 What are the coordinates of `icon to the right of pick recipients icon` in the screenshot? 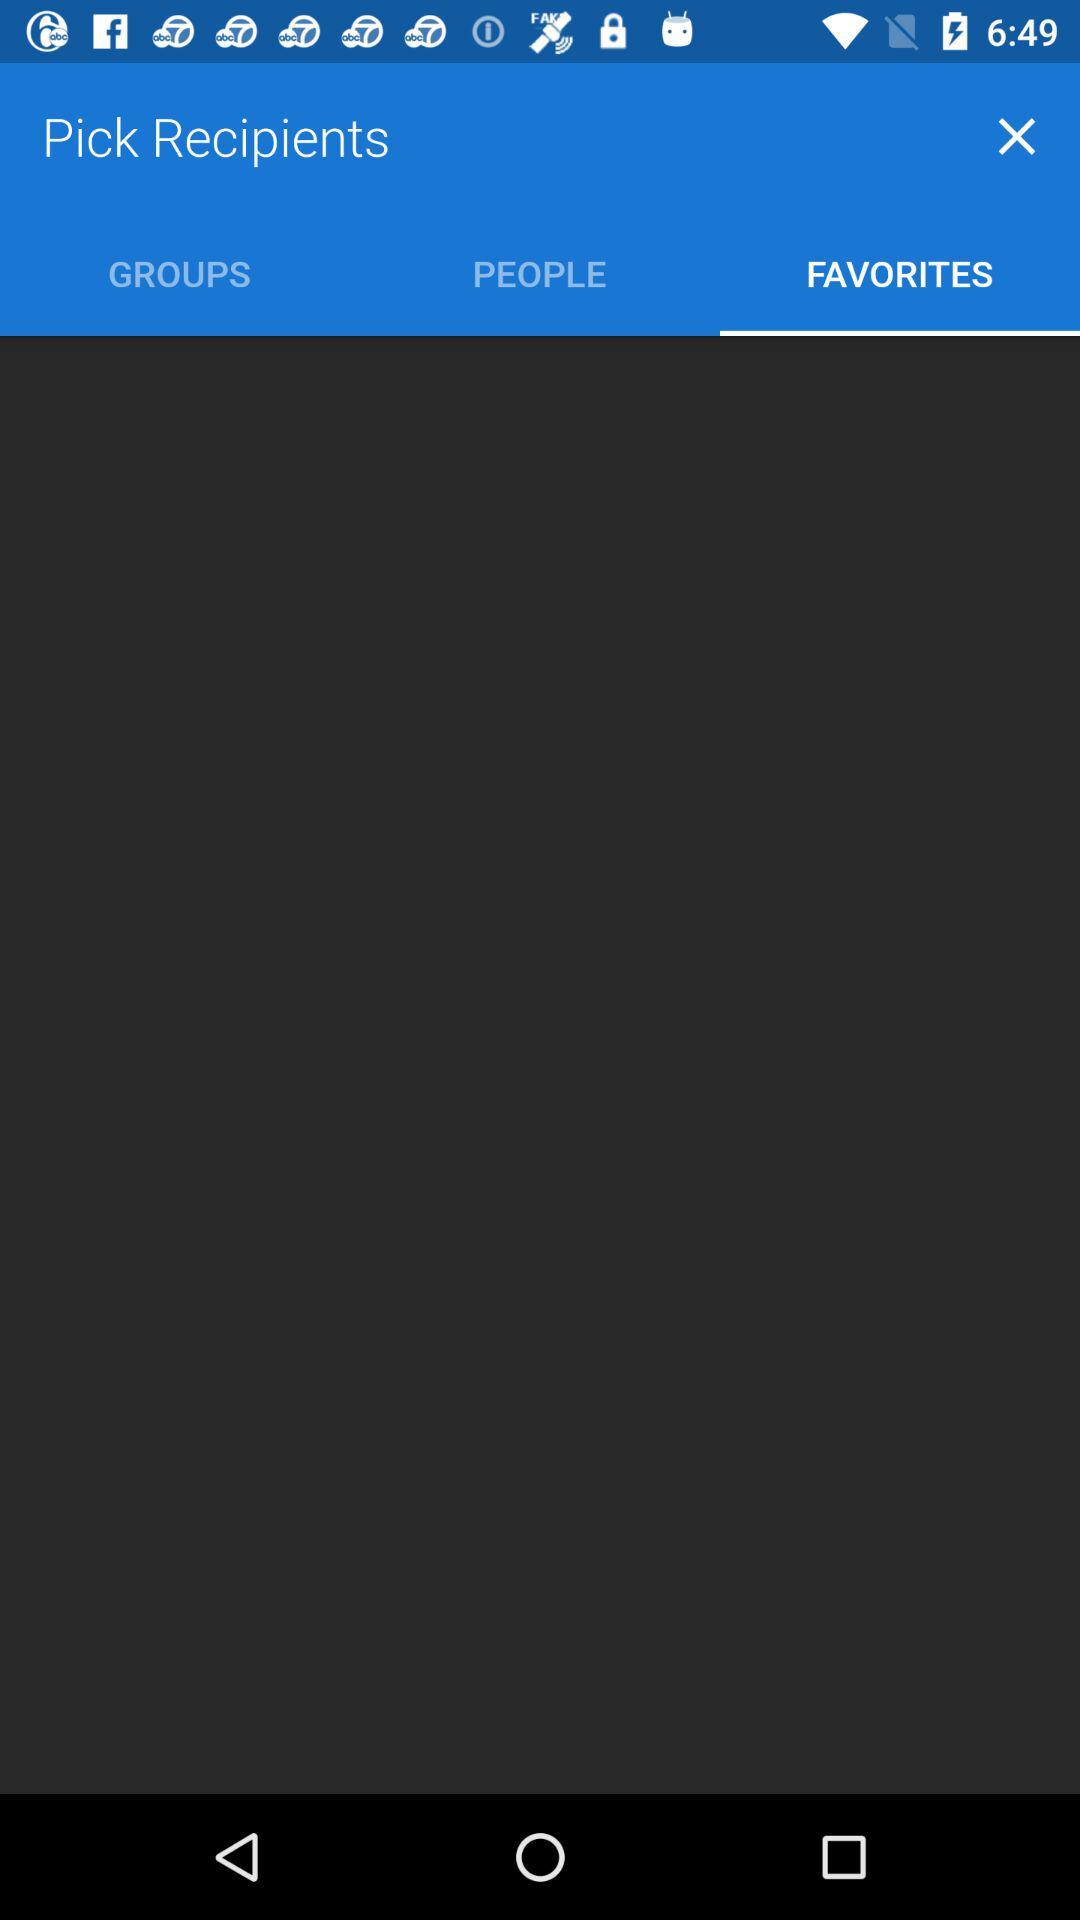 It's located at (1017, 135).